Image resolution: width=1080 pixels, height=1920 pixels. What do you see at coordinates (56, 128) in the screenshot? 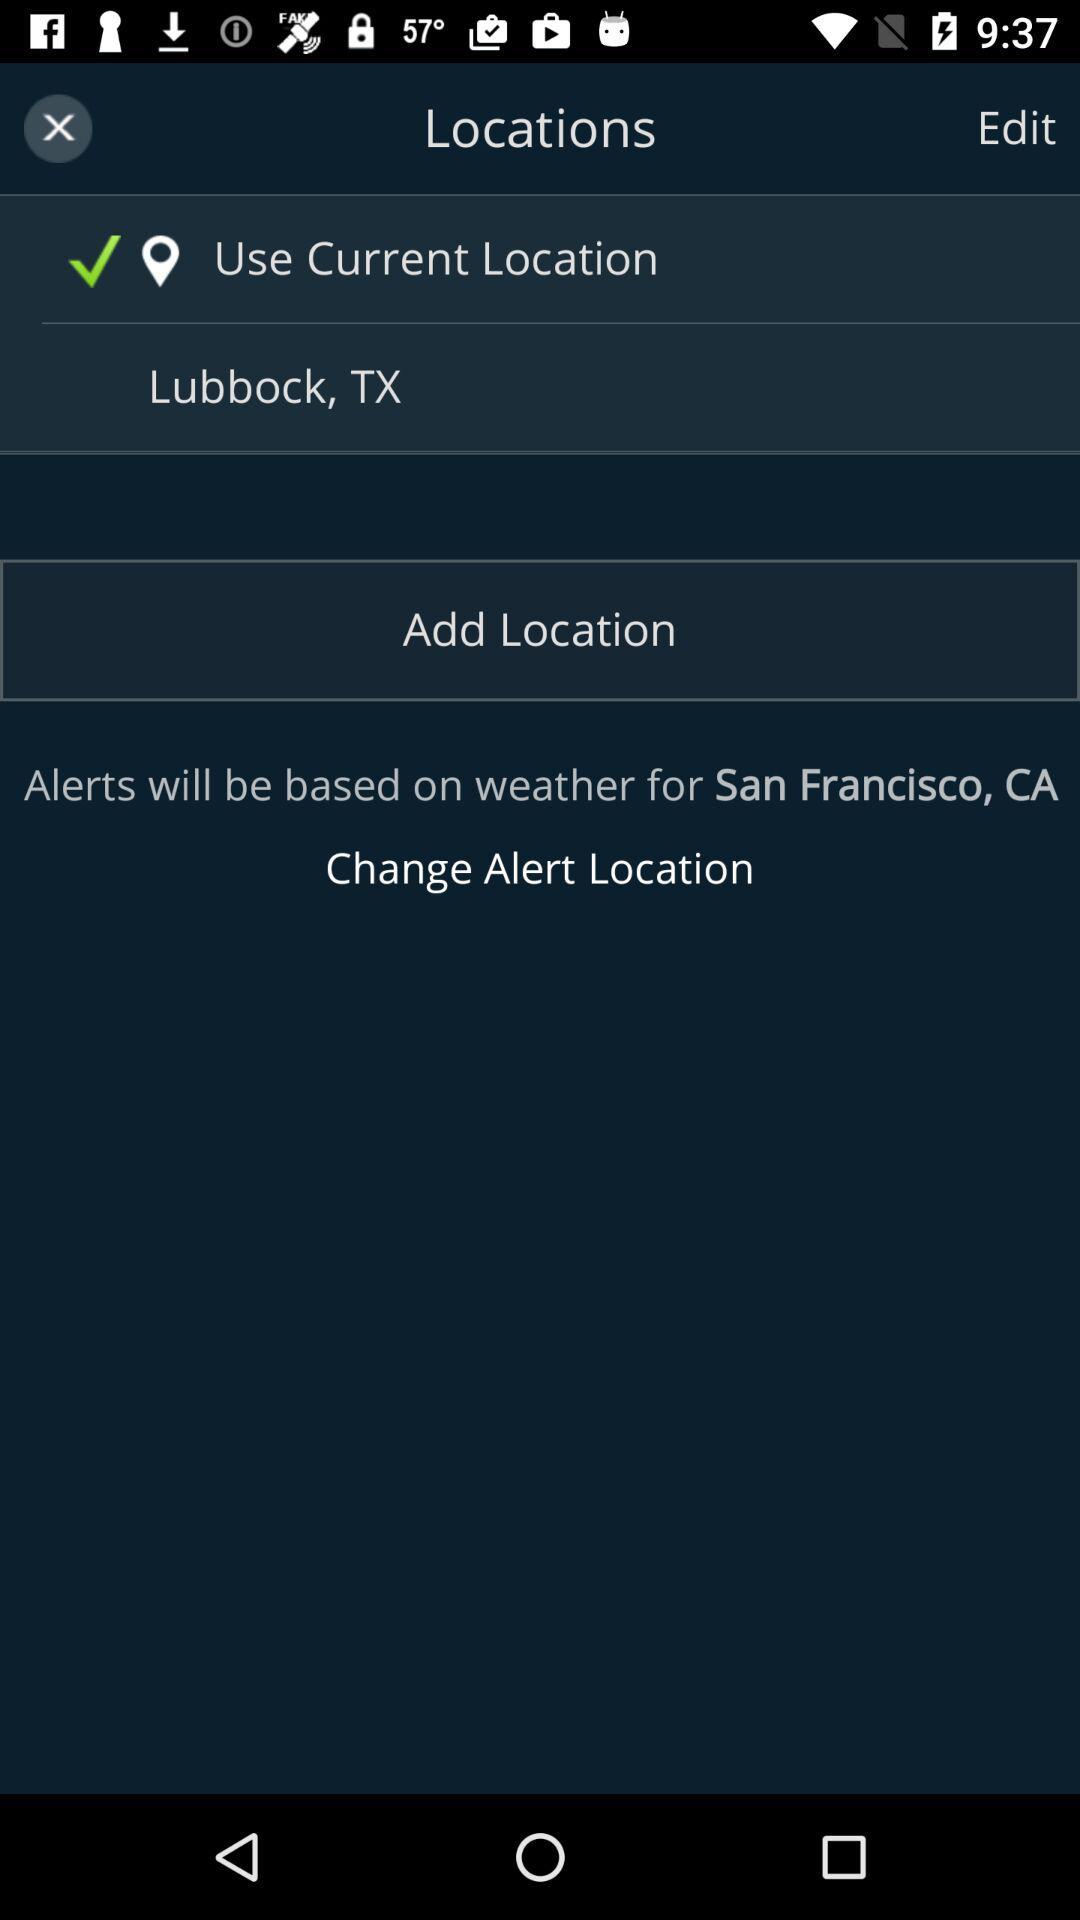
I see `the icon which is on the top left corner` at bounding box center [56, 128].